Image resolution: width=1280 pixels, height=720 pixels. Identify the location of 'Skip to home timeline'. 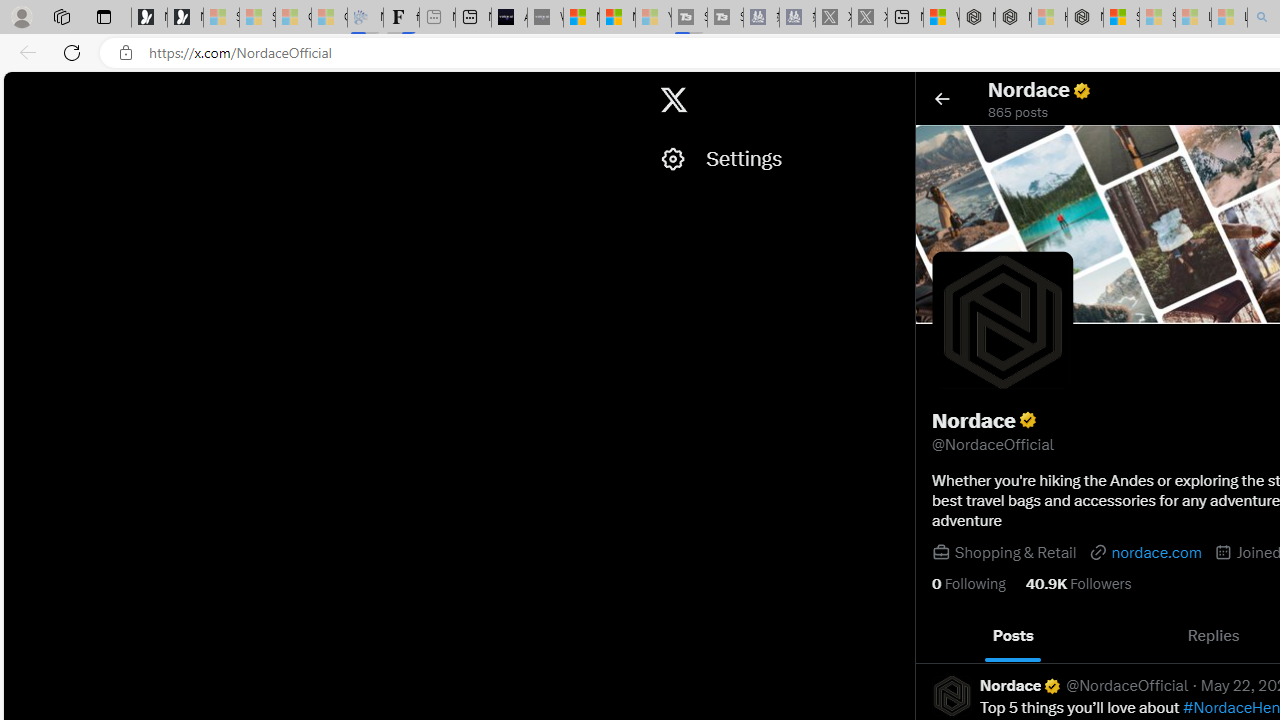
(21, 90).